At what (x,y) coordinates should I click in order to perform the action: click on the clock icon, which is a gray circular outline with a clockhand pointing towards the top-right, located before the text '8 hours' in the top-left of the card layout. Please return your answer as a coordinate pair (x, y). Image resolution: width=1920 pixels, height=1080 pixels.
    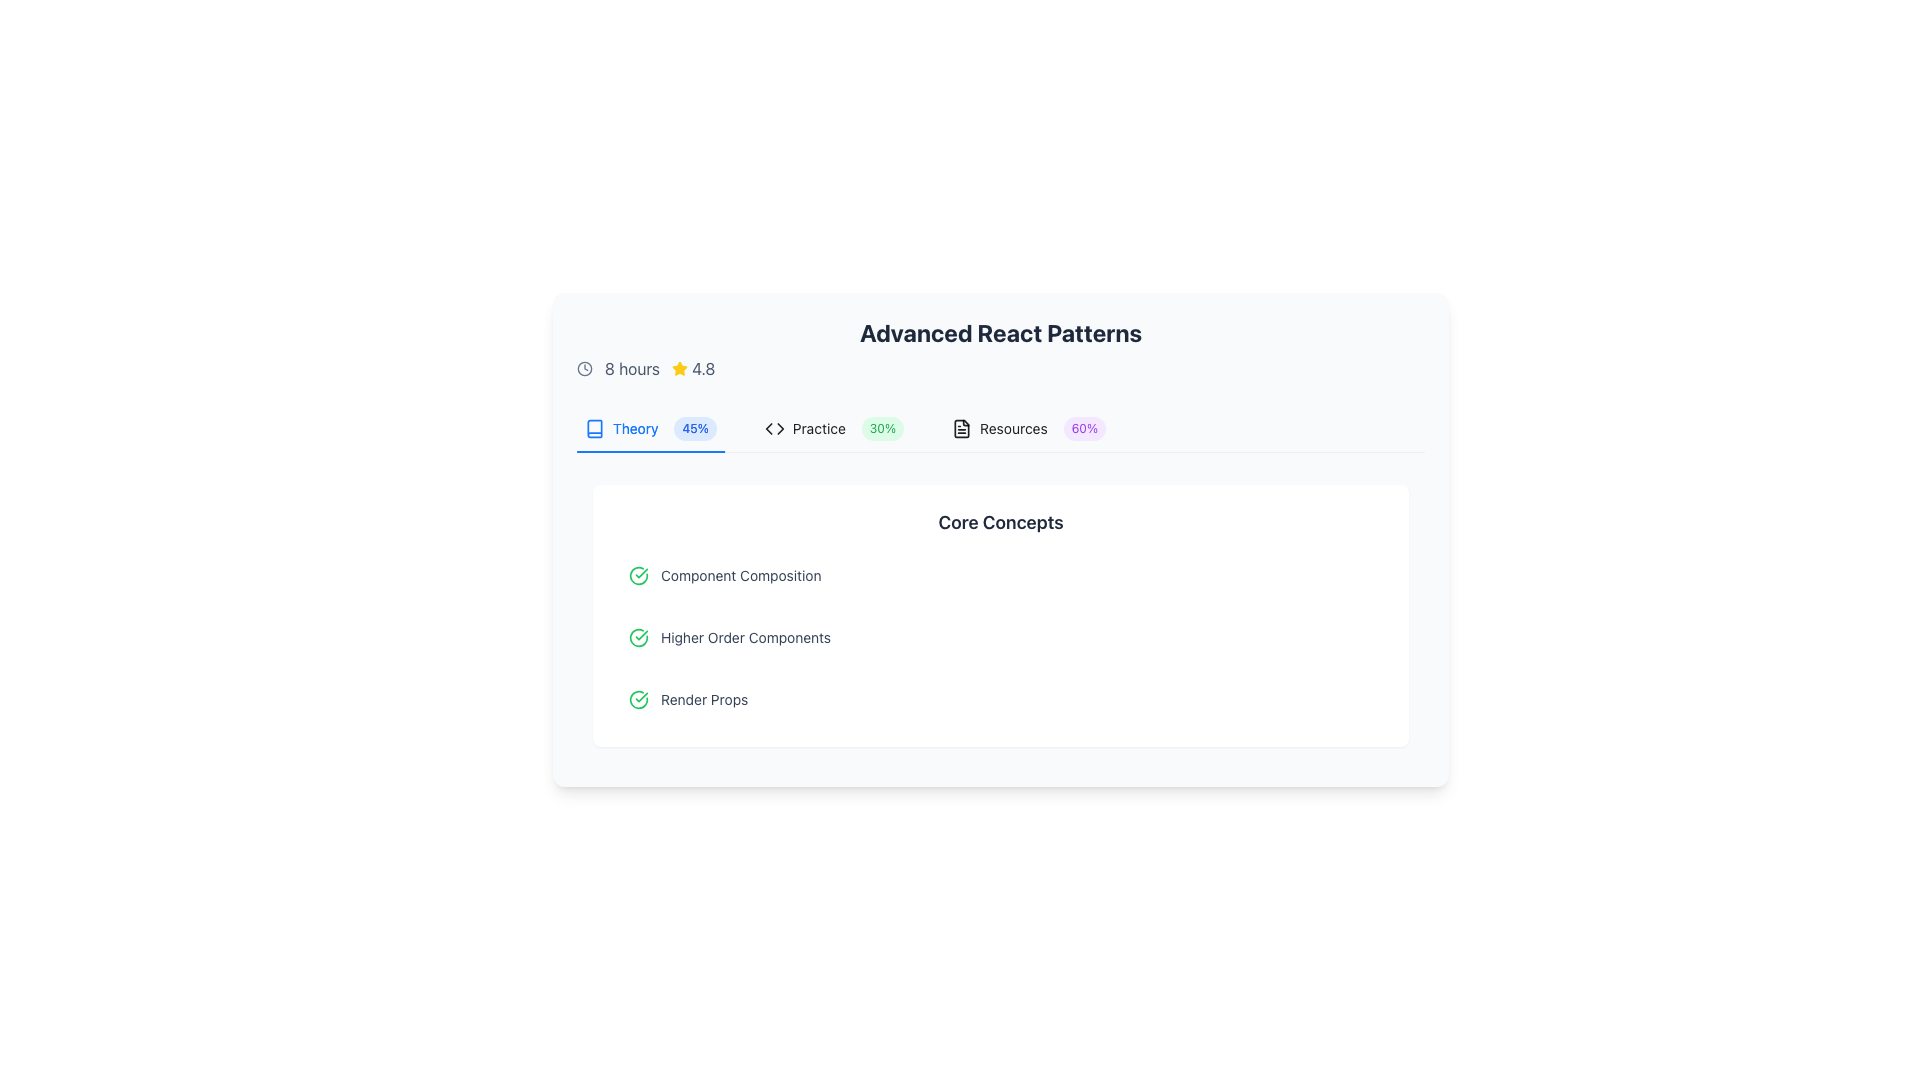
    Looking at the image, I should click on (584, 369).